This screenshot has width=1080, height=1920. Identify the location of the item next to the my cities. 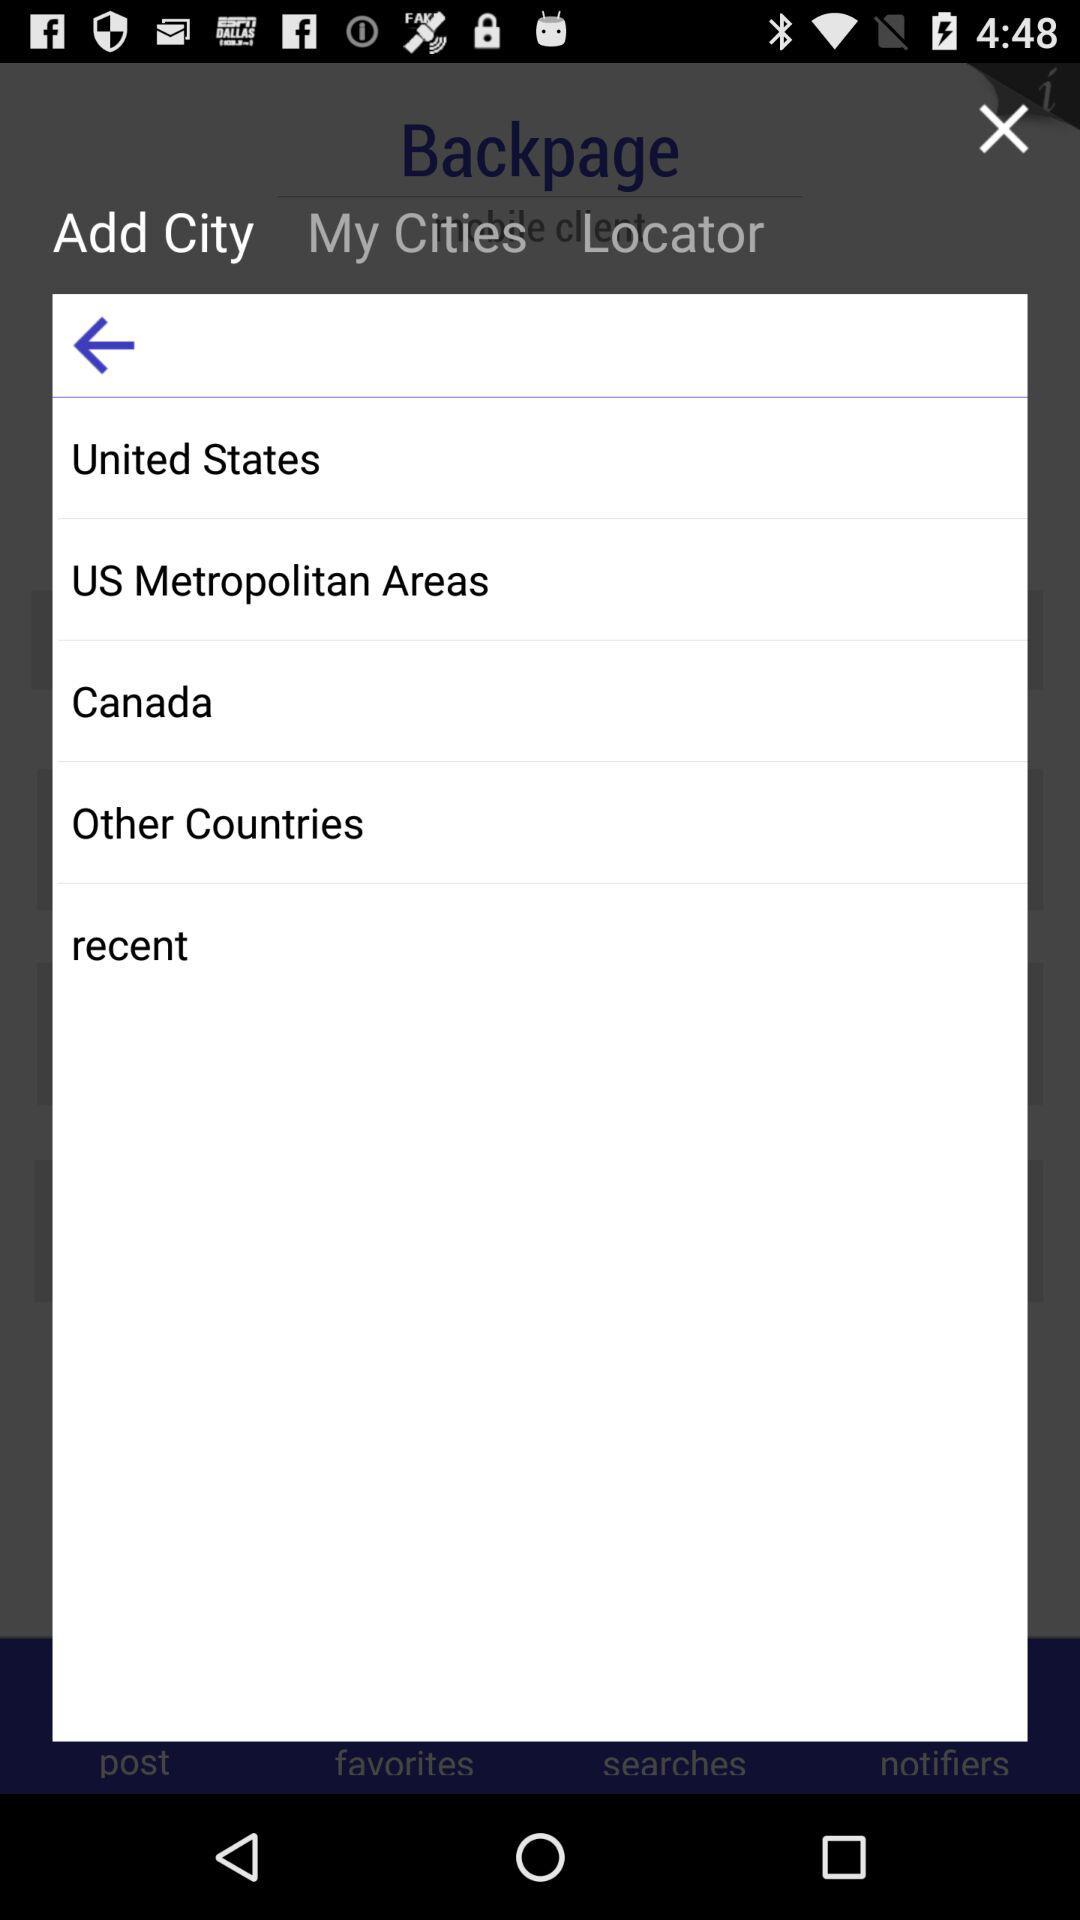
(103, 345).